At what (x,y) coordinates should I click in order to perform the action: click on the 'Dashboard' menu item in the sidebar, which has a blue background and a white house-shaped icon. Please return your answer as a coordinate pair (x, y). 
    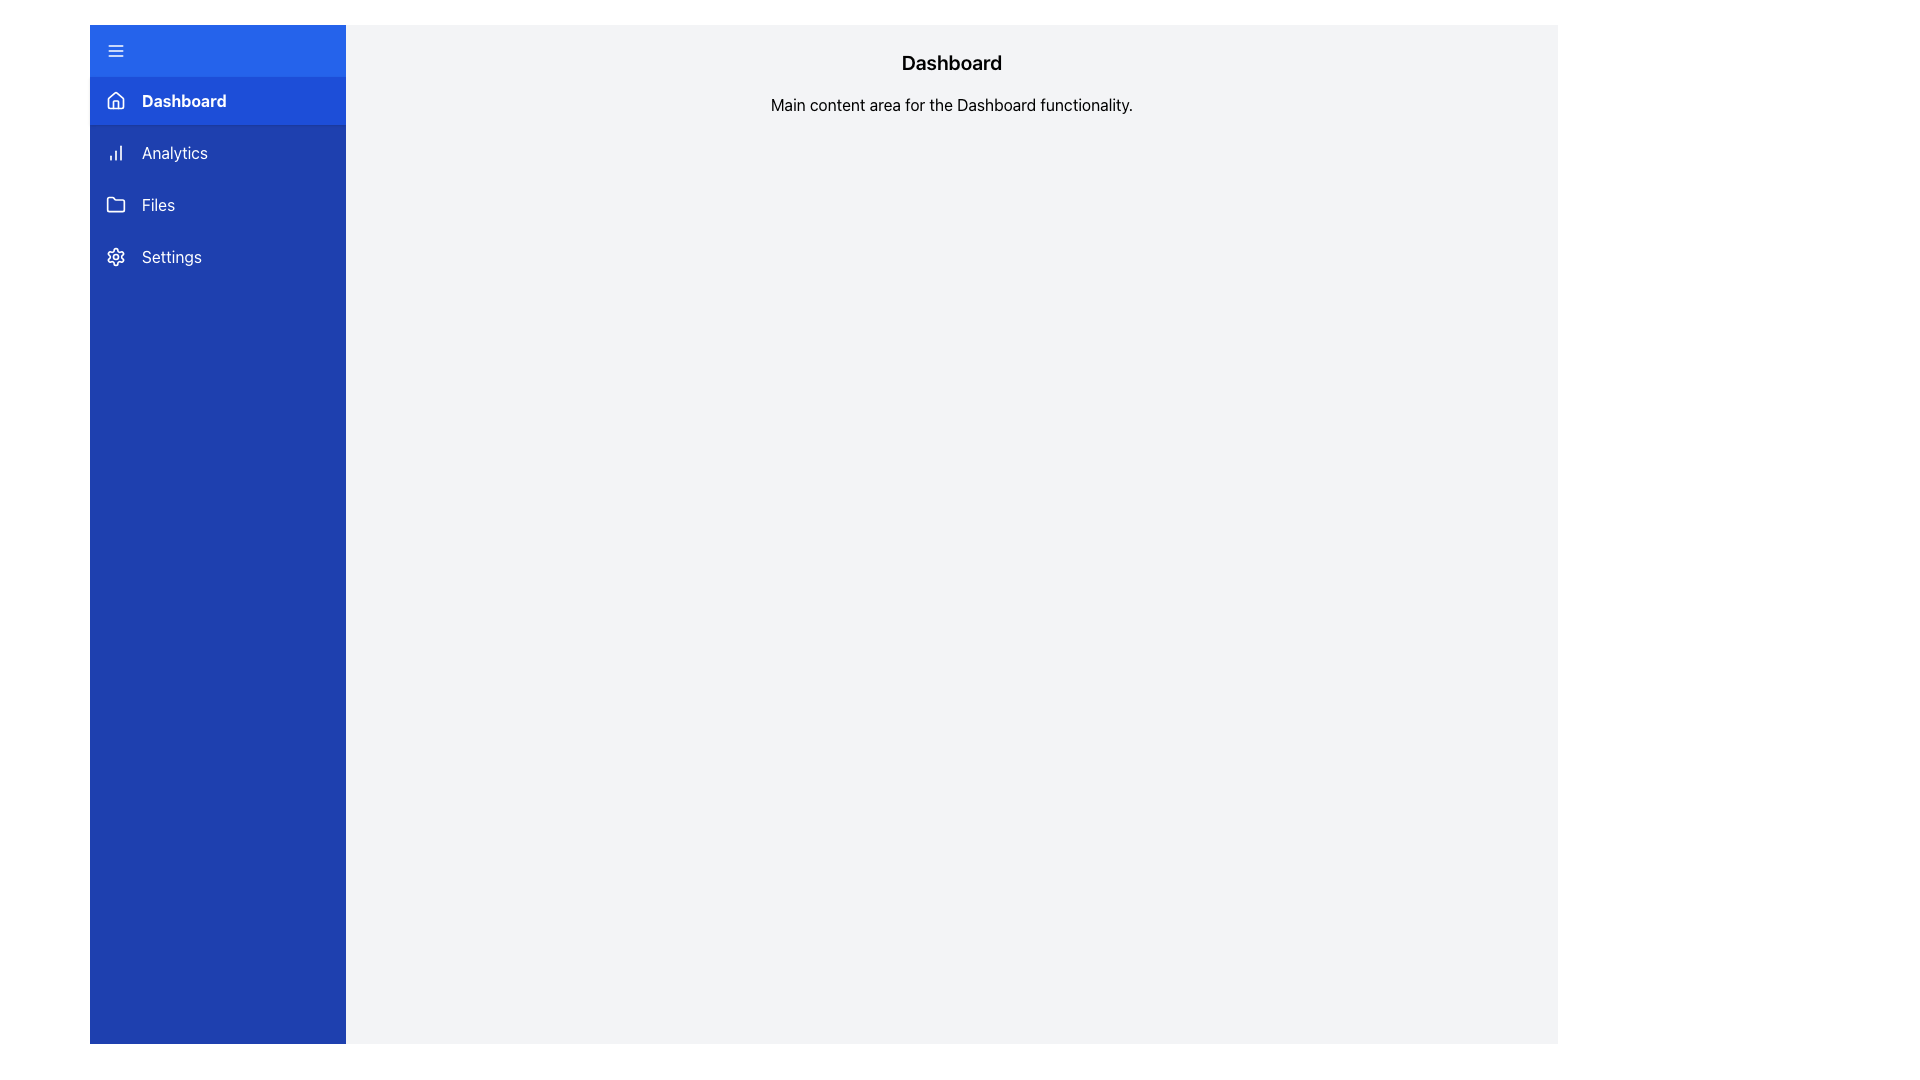
    Looking at the image, I should click on (217, 100).